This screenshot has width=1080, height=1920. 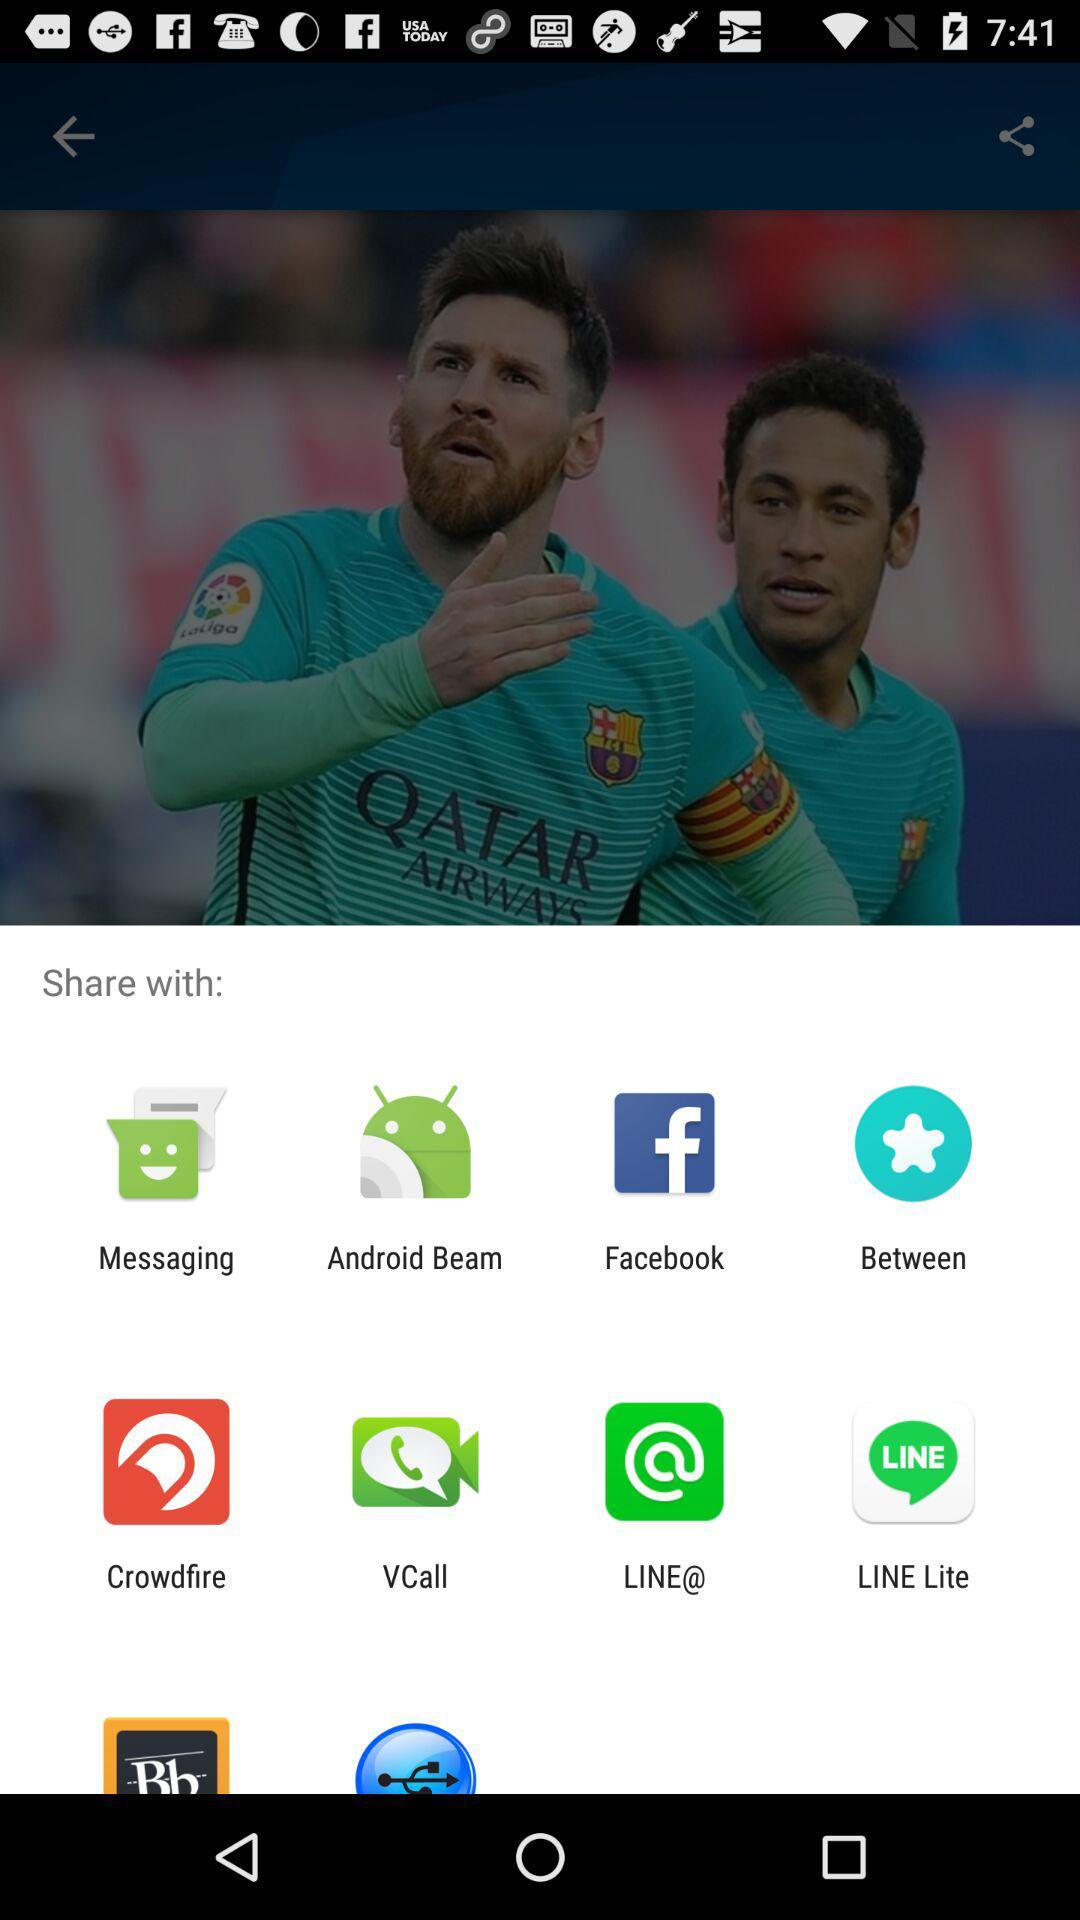 What do you see at coordinates (664, 1274) in the screenshot?
I see `the icon to the right of android beam app` at bounding box center [664, 1274].